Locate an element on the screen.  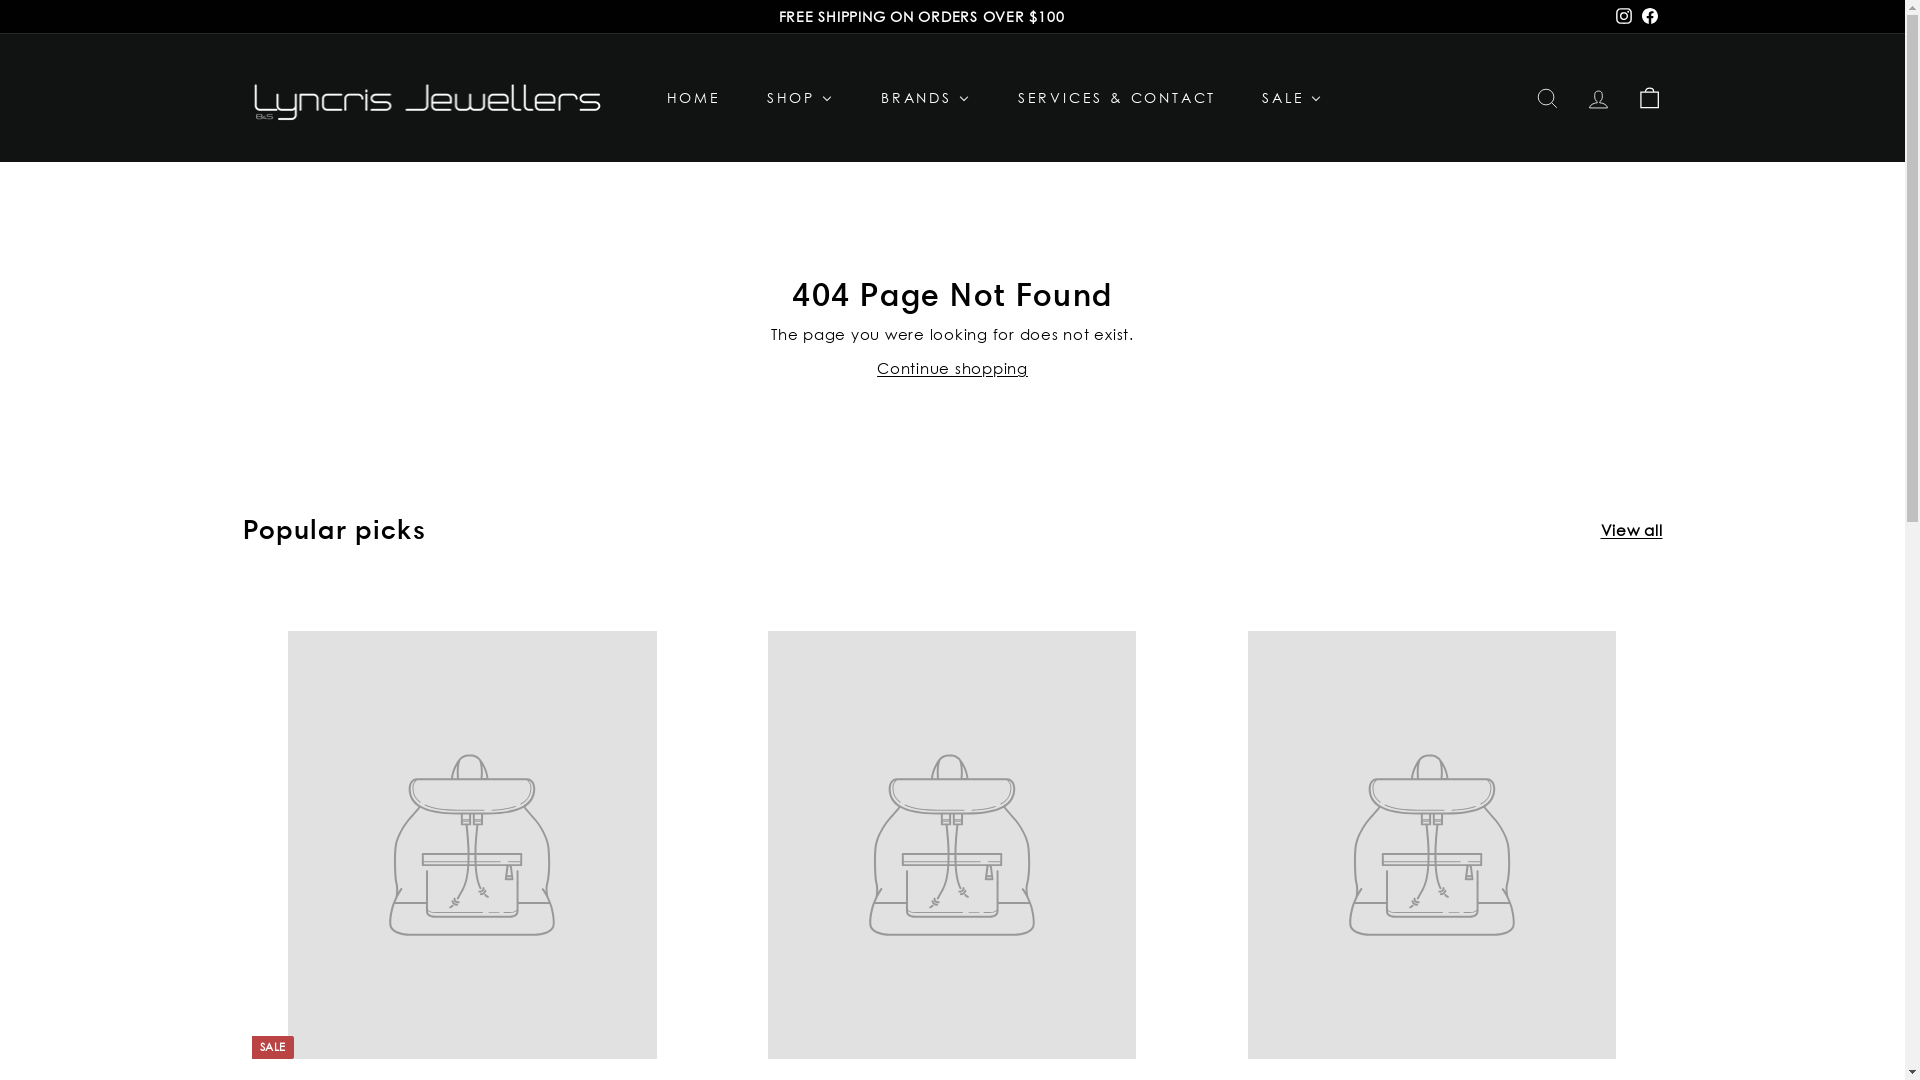
'Continue shopping' is located at coordinates (877, 367).